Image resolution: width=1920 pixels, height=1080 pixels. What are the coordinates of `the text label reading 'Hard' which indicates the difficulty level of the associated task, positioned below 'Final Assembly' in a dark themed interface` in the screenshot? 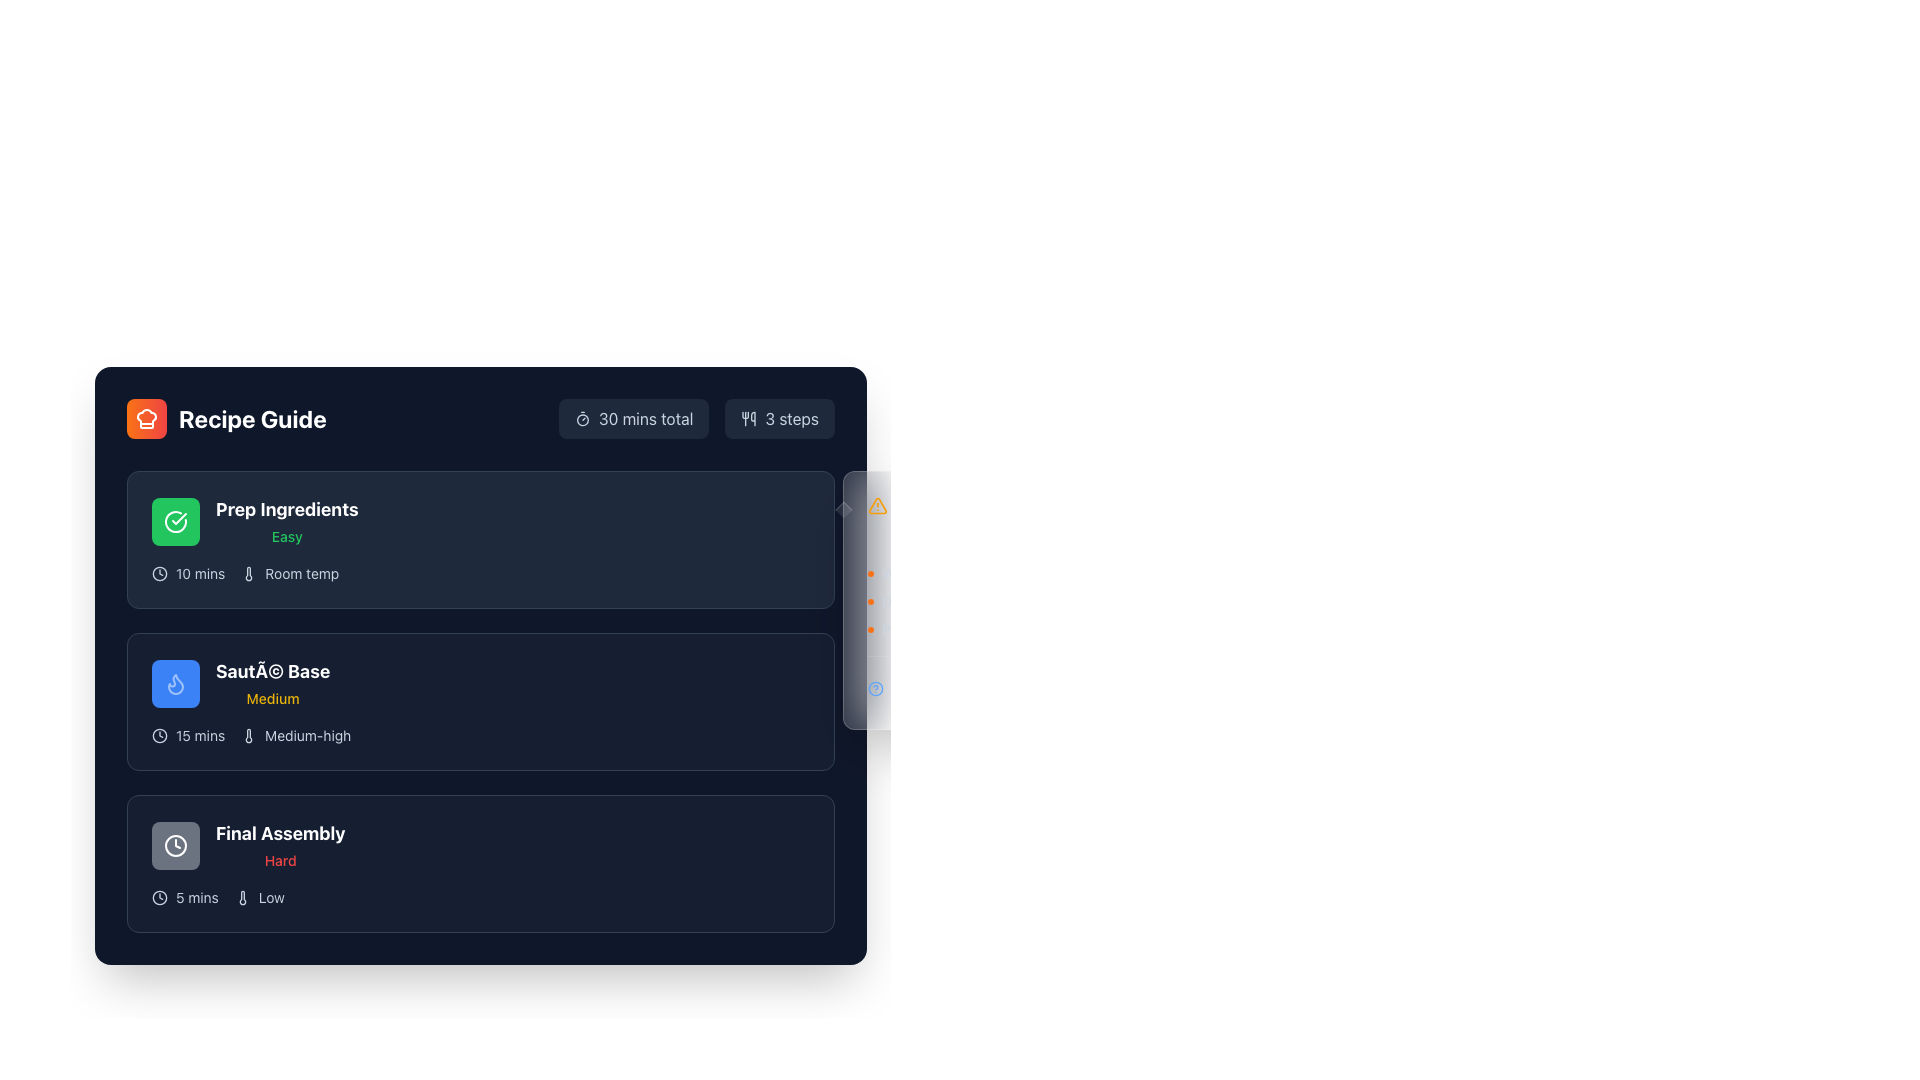 It's located at (279, 859).